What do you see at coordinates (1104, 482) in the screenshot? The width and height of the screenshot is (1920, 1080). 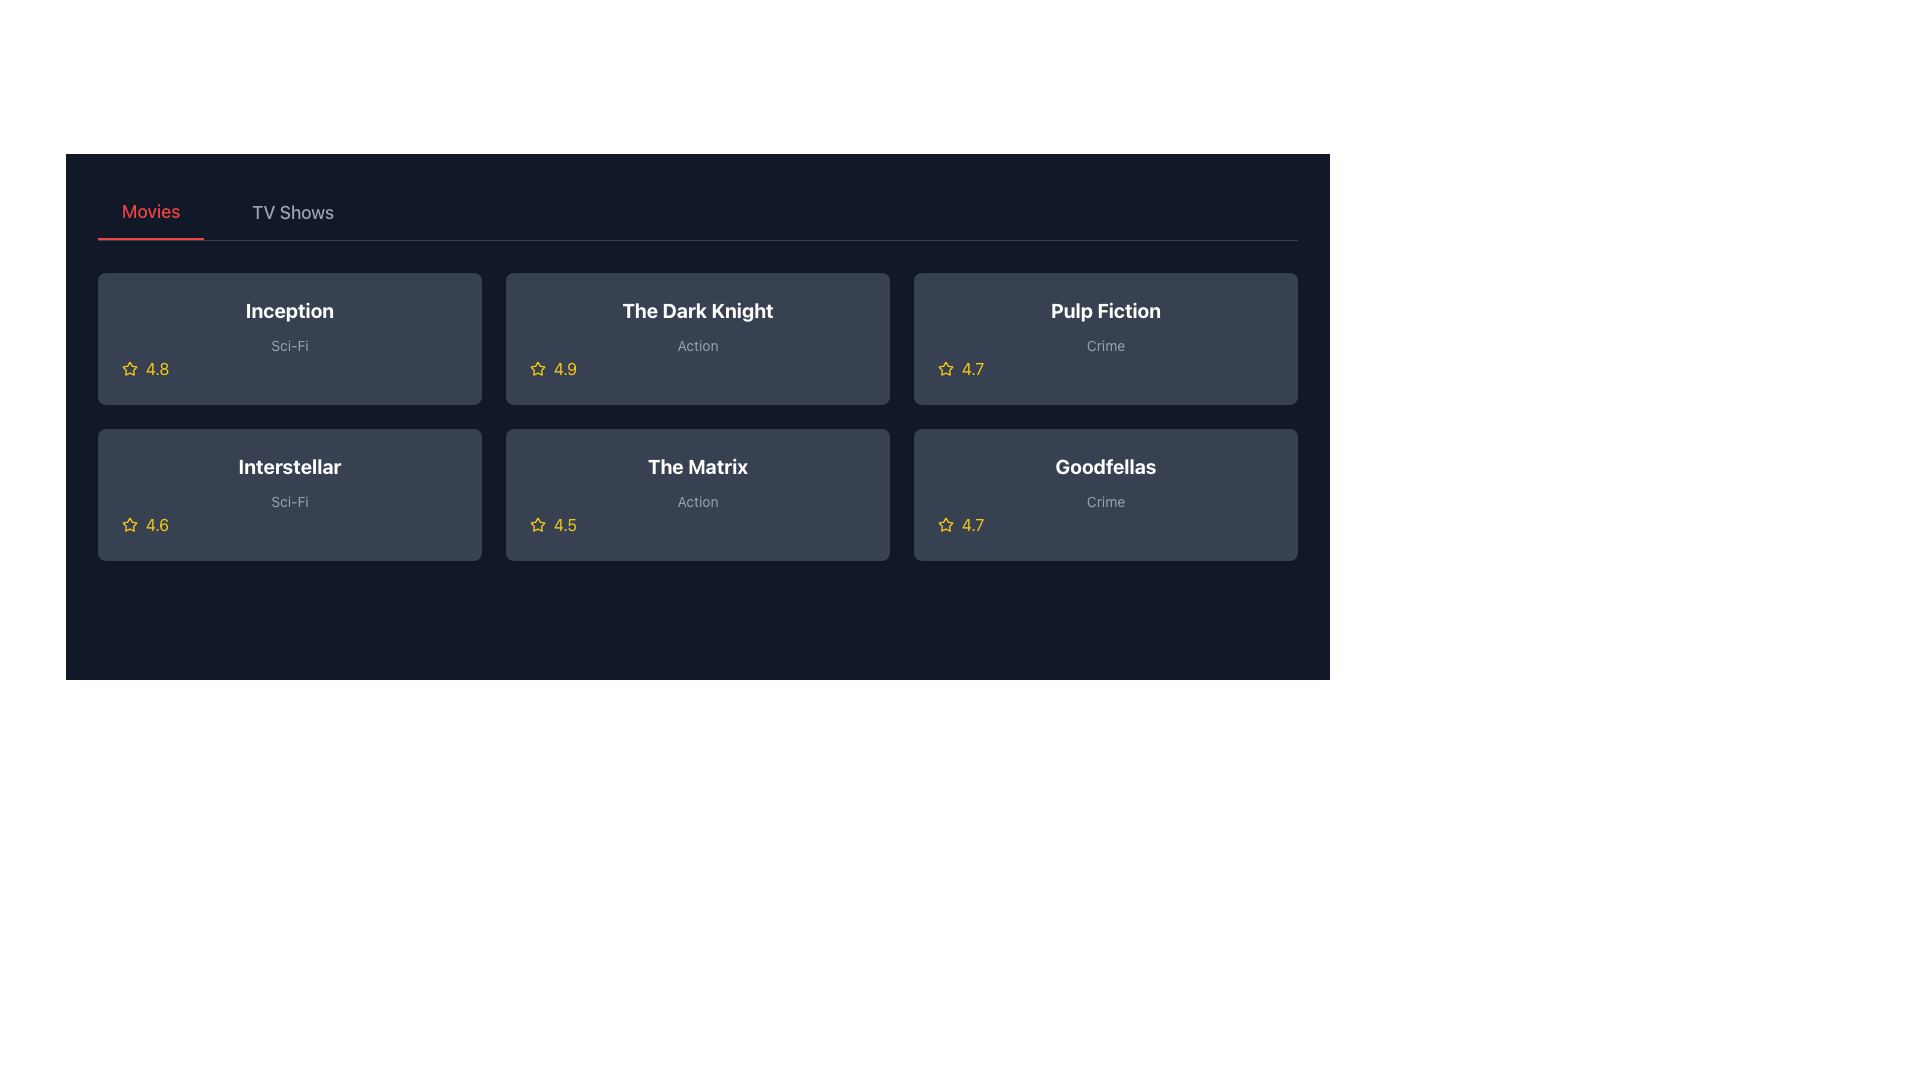 I see `contents of the text block titled 'Goodfellas' with a subtitle 'Crime', which is located in the bottom-right corner of the grid layout` at bounding box center [1104, 482].